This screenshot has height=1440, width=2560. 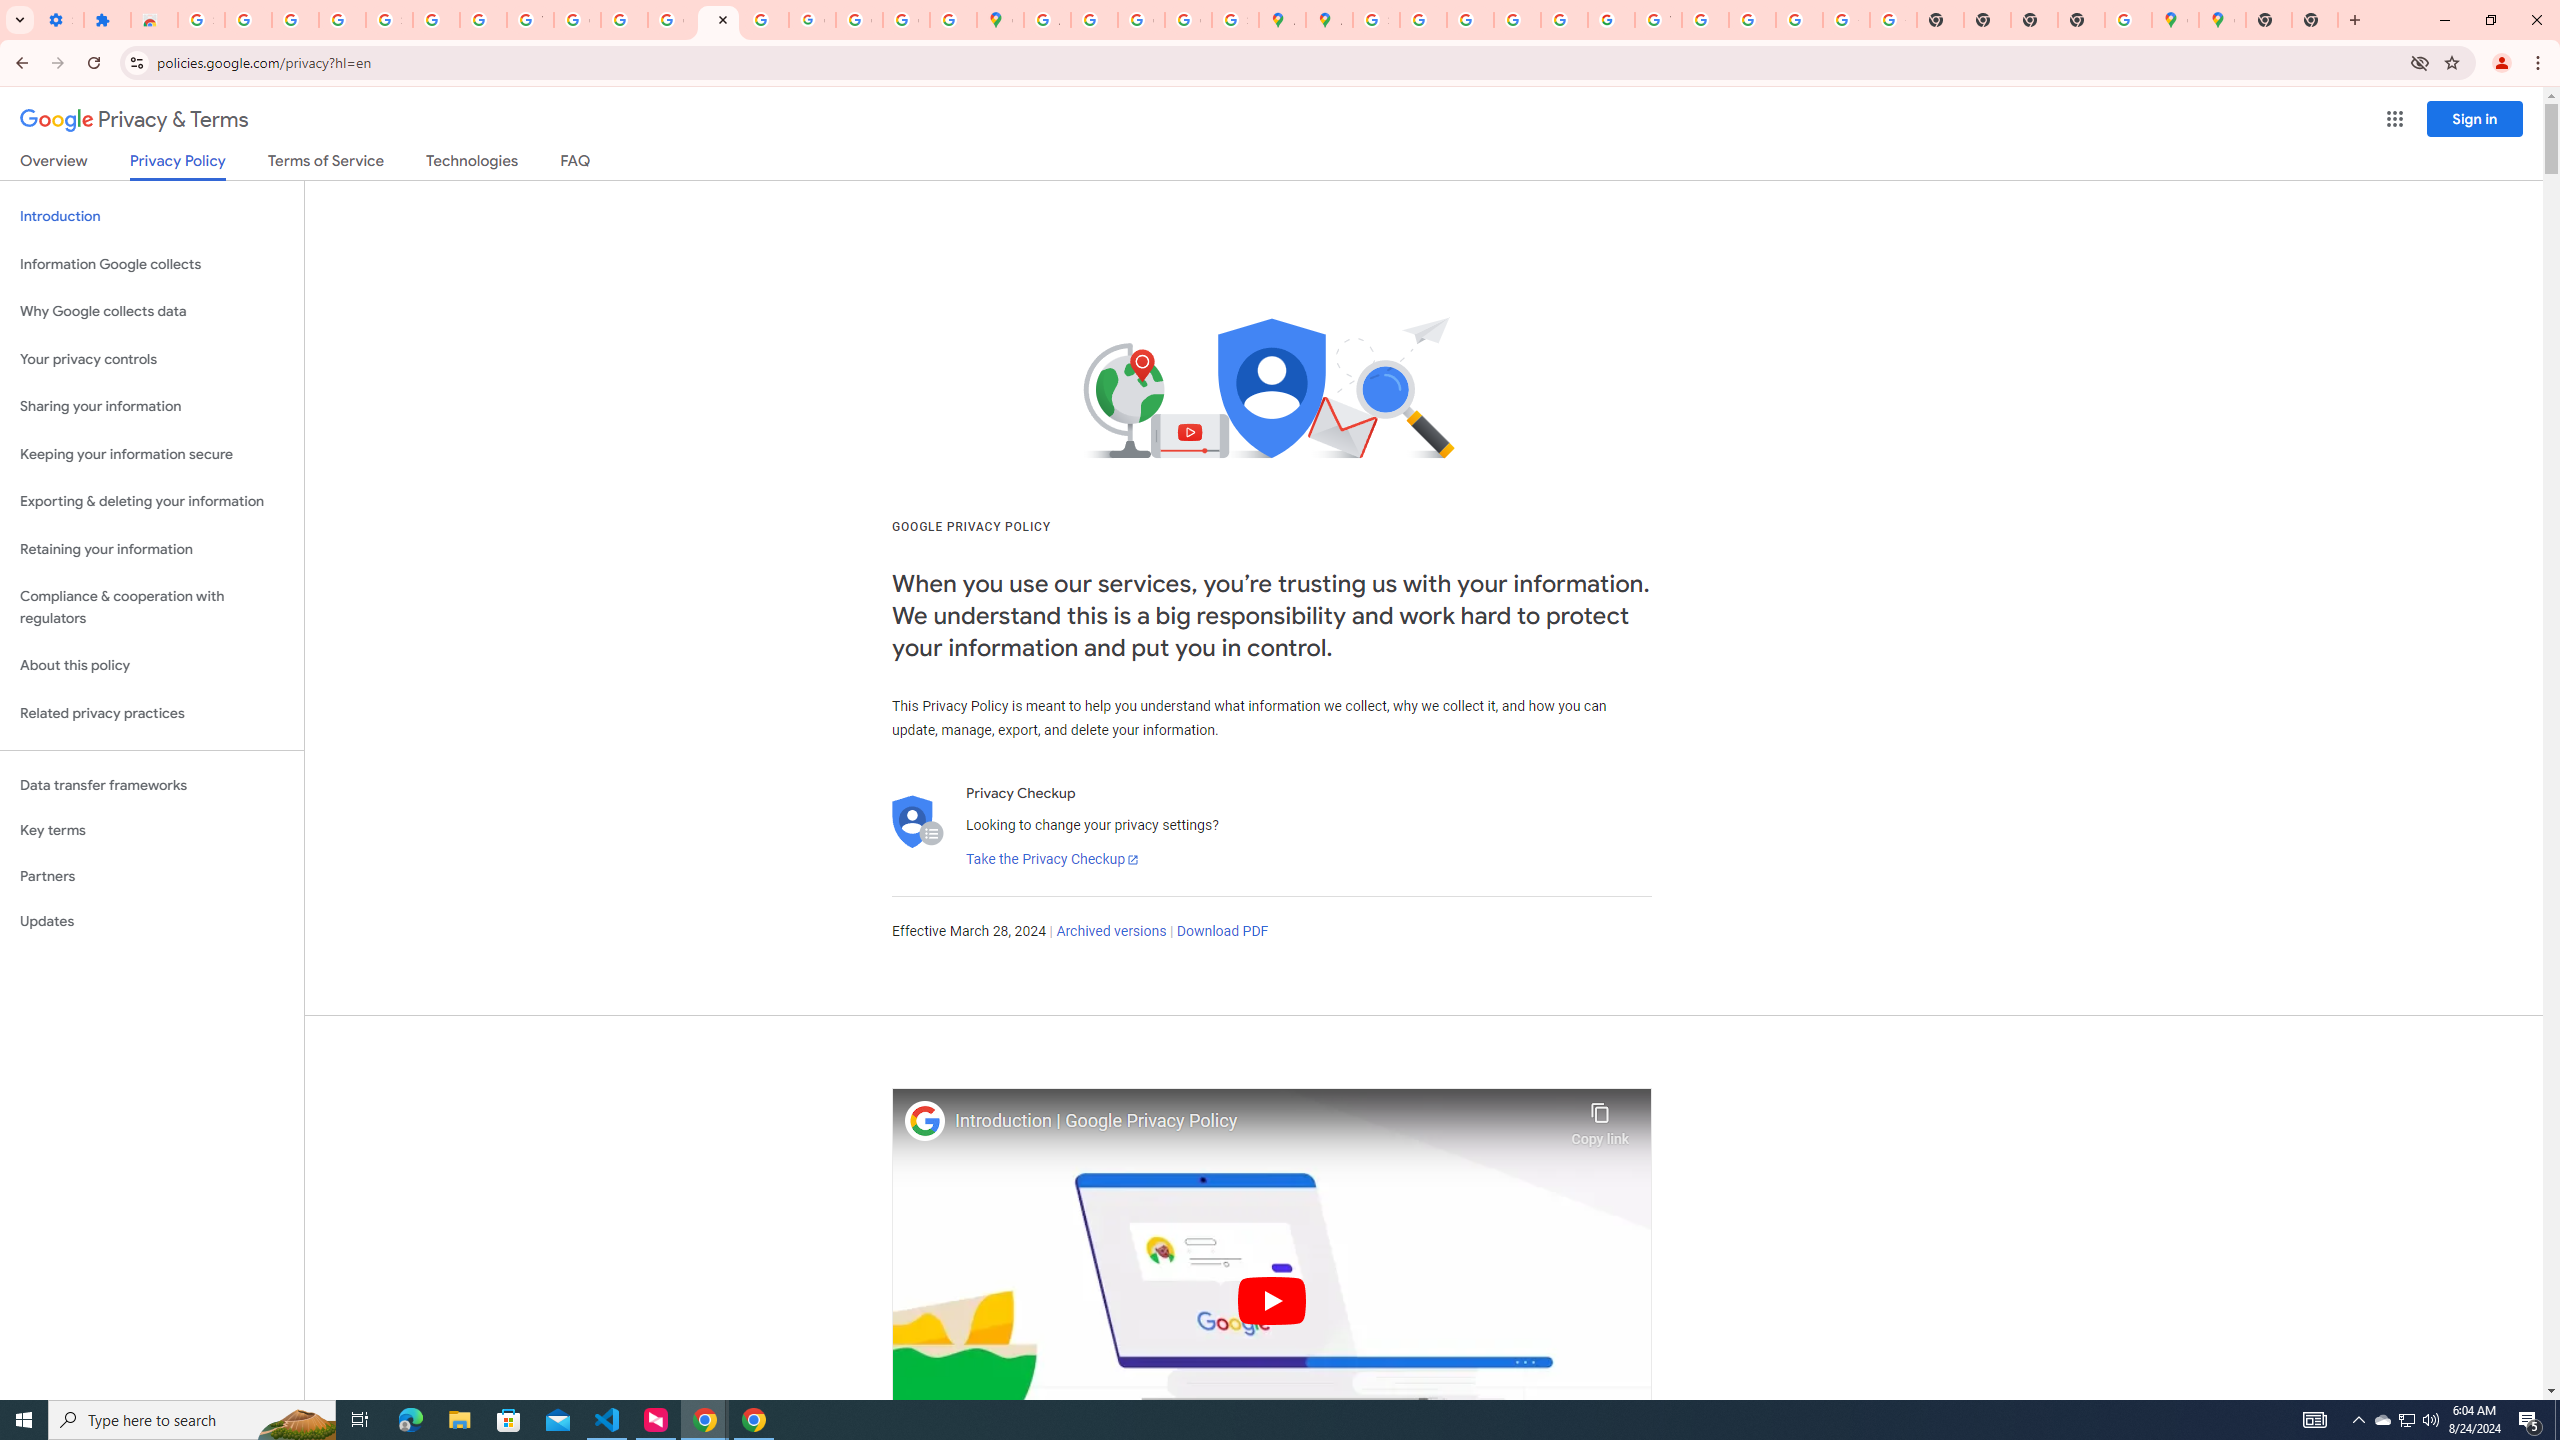 I want to click on 'View site information', so click(x=135, y=61).